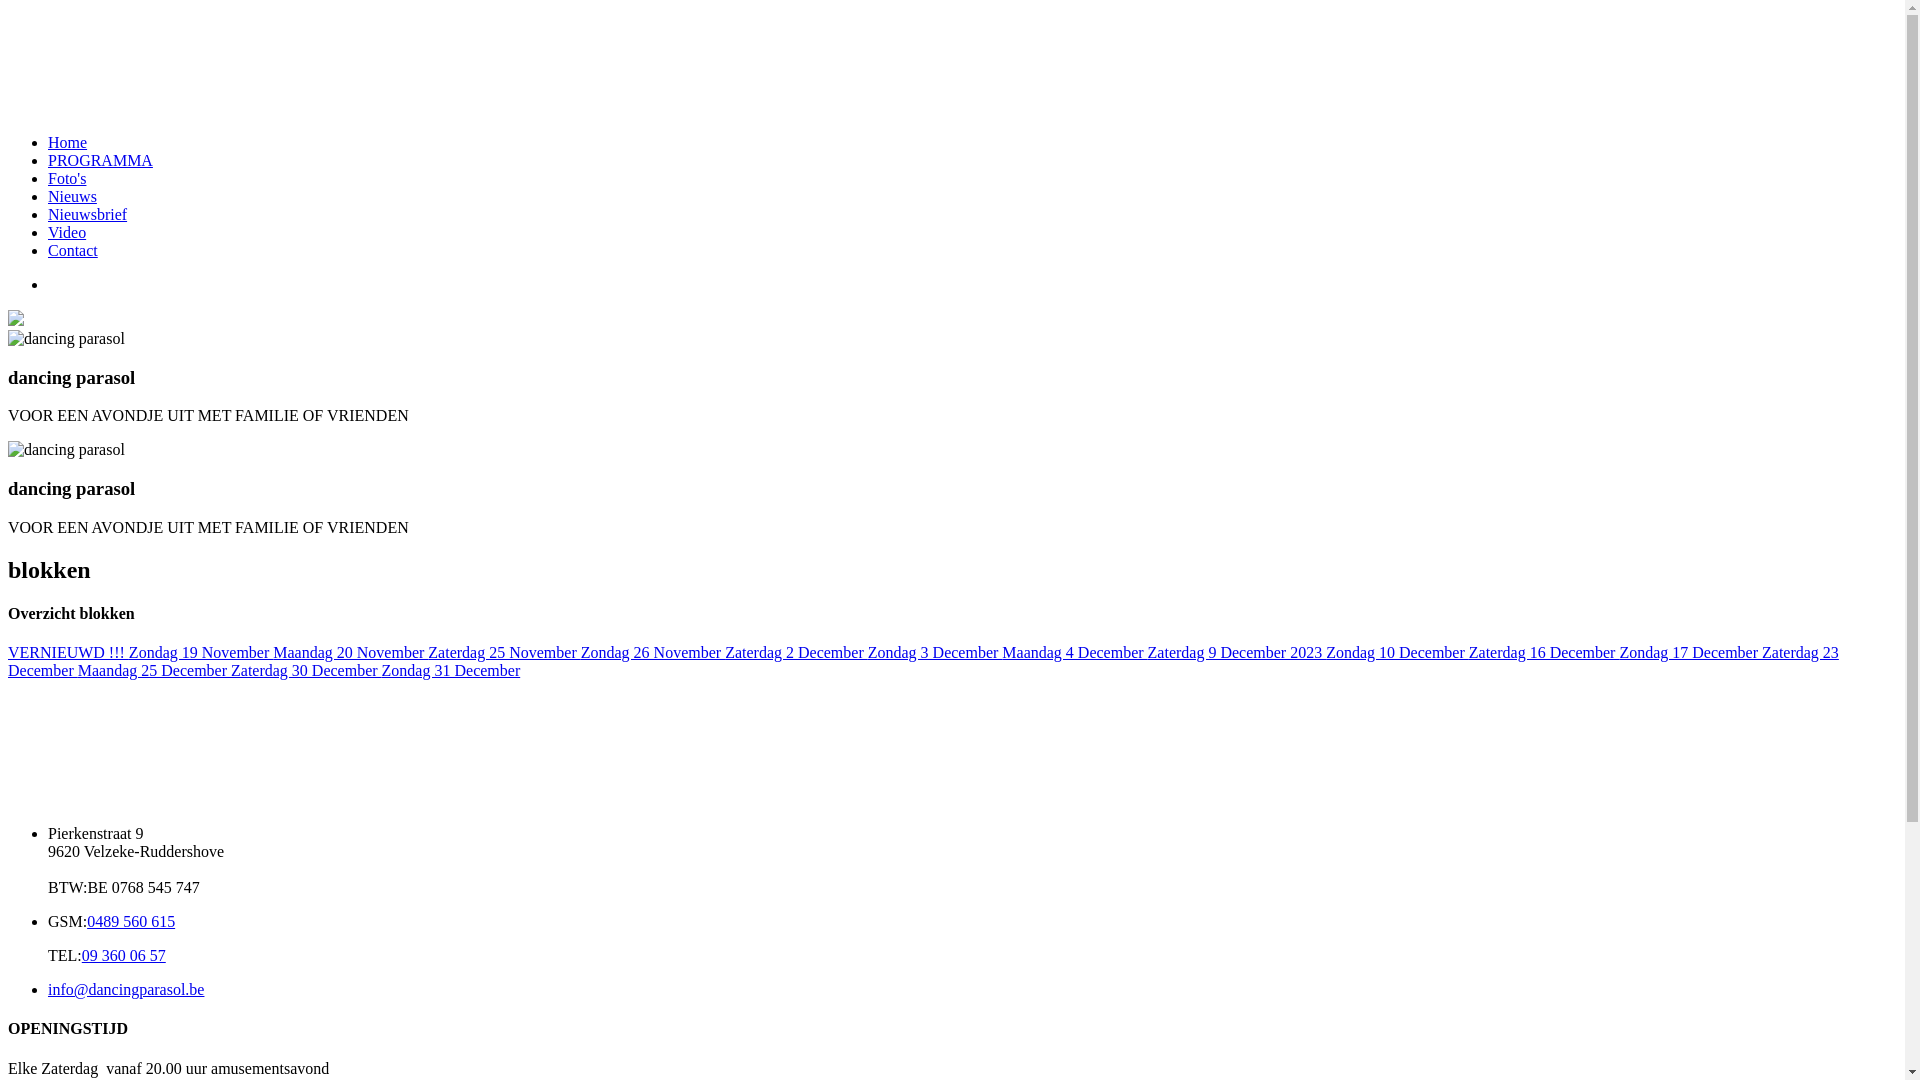  I want to click on 'PROGRAMMA', so click(99, 159).